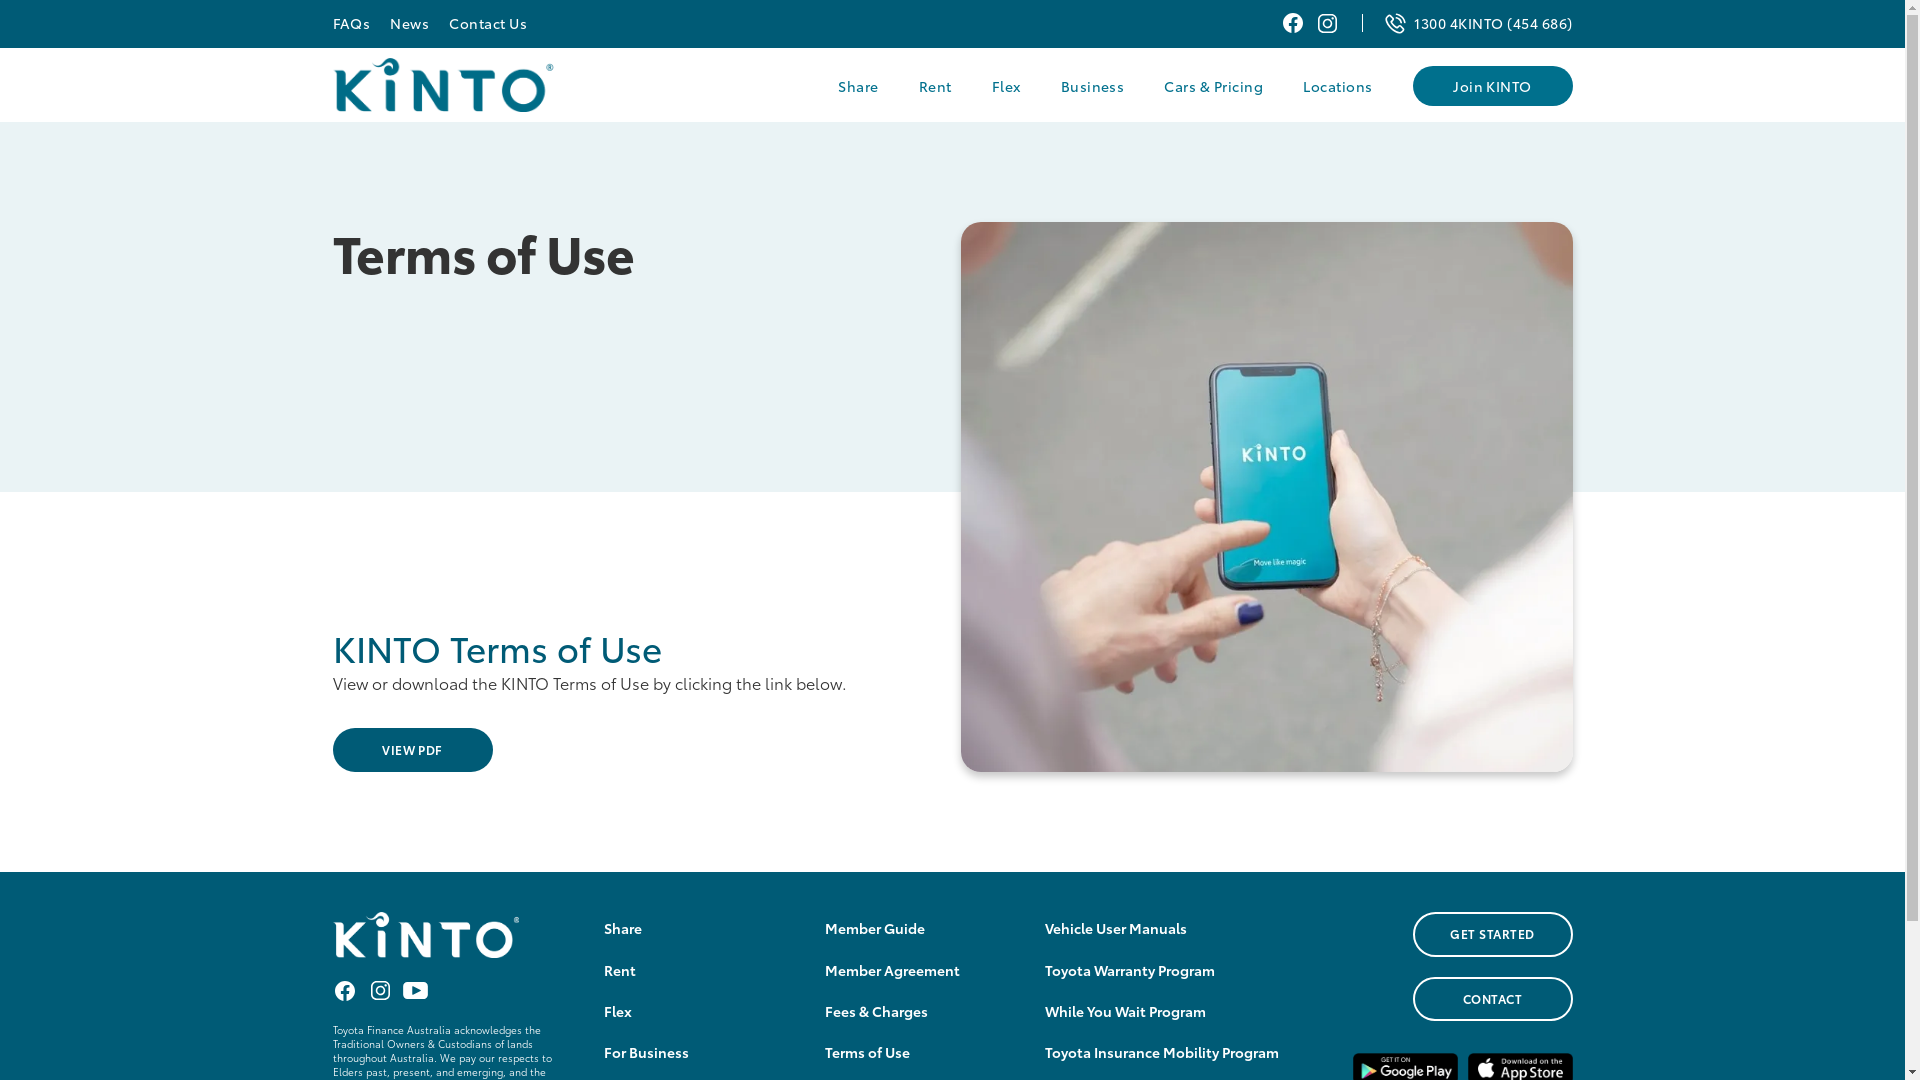 This screenshot has width=1920, height=1080. What do you see at coordinates (488, 23) in the screenshot?
I see `'Contact Us'` at bounding box center [488, 23].